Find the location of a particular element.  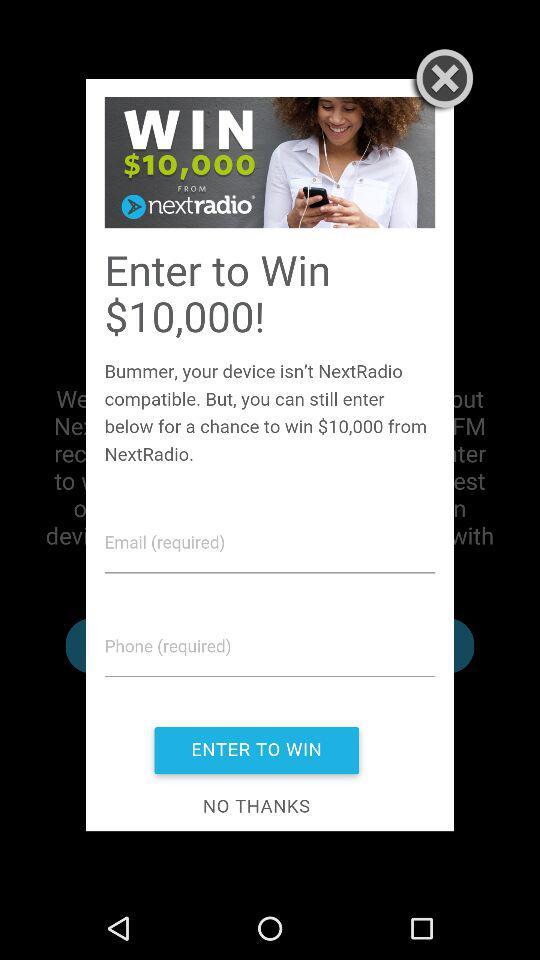

cose is located at coordinates (440, 81).